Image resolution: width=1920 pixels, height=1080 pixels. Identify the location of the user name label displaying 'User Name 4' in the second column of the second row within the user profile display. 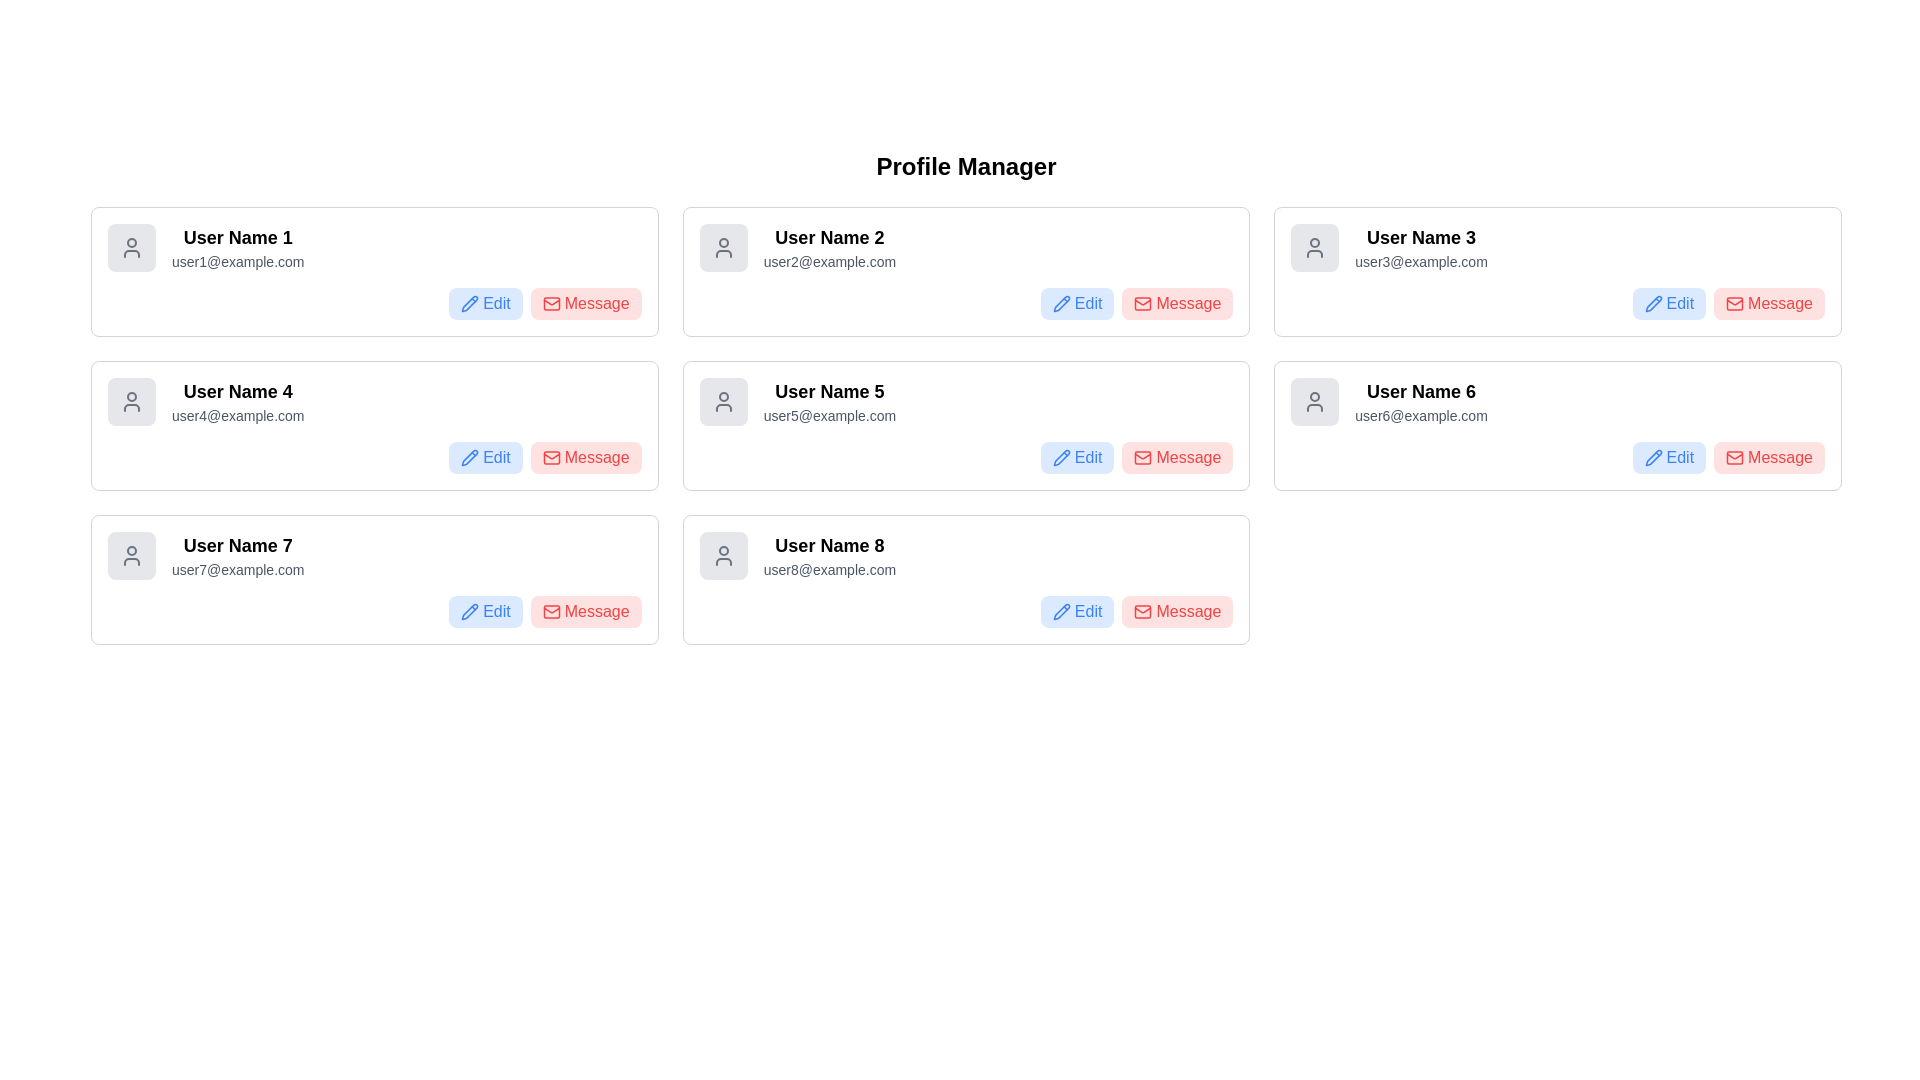
(238, 392).